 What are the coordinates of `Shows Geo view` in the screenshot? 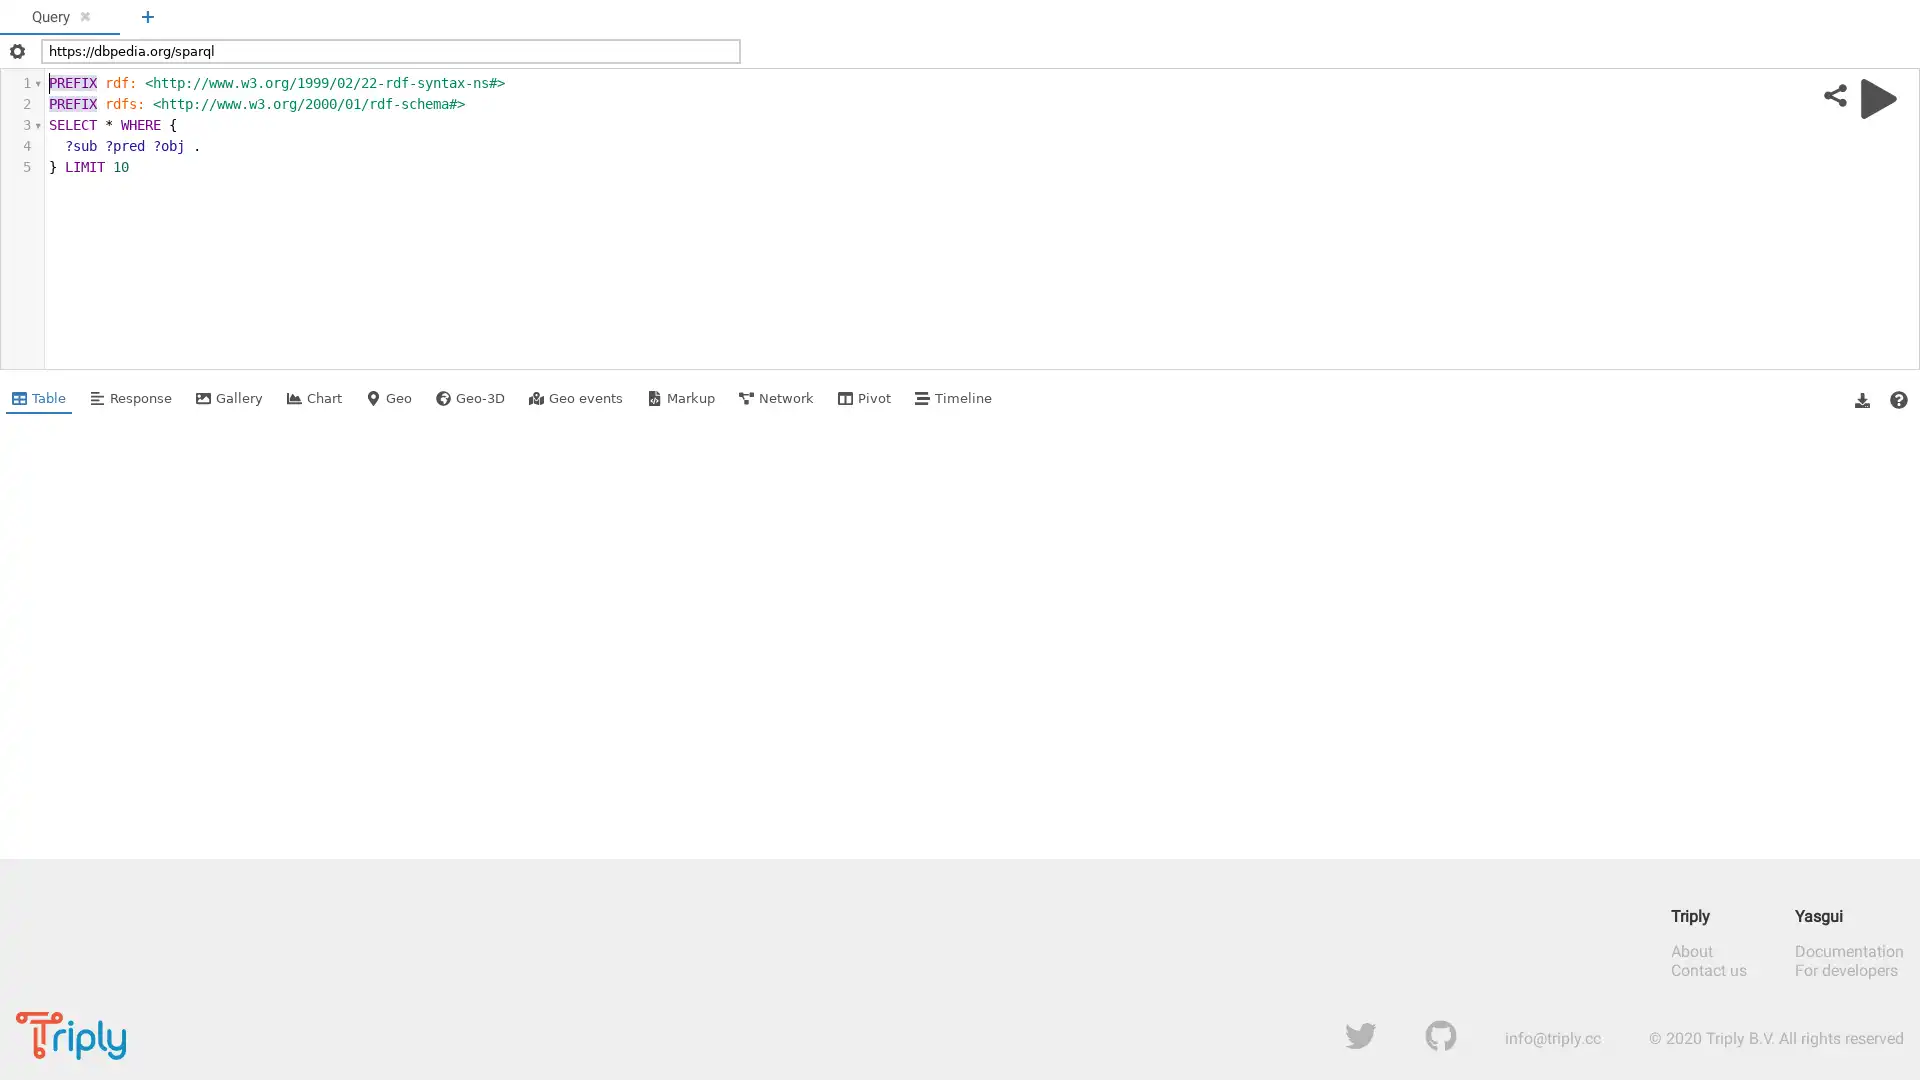 It's located at (388, 399).